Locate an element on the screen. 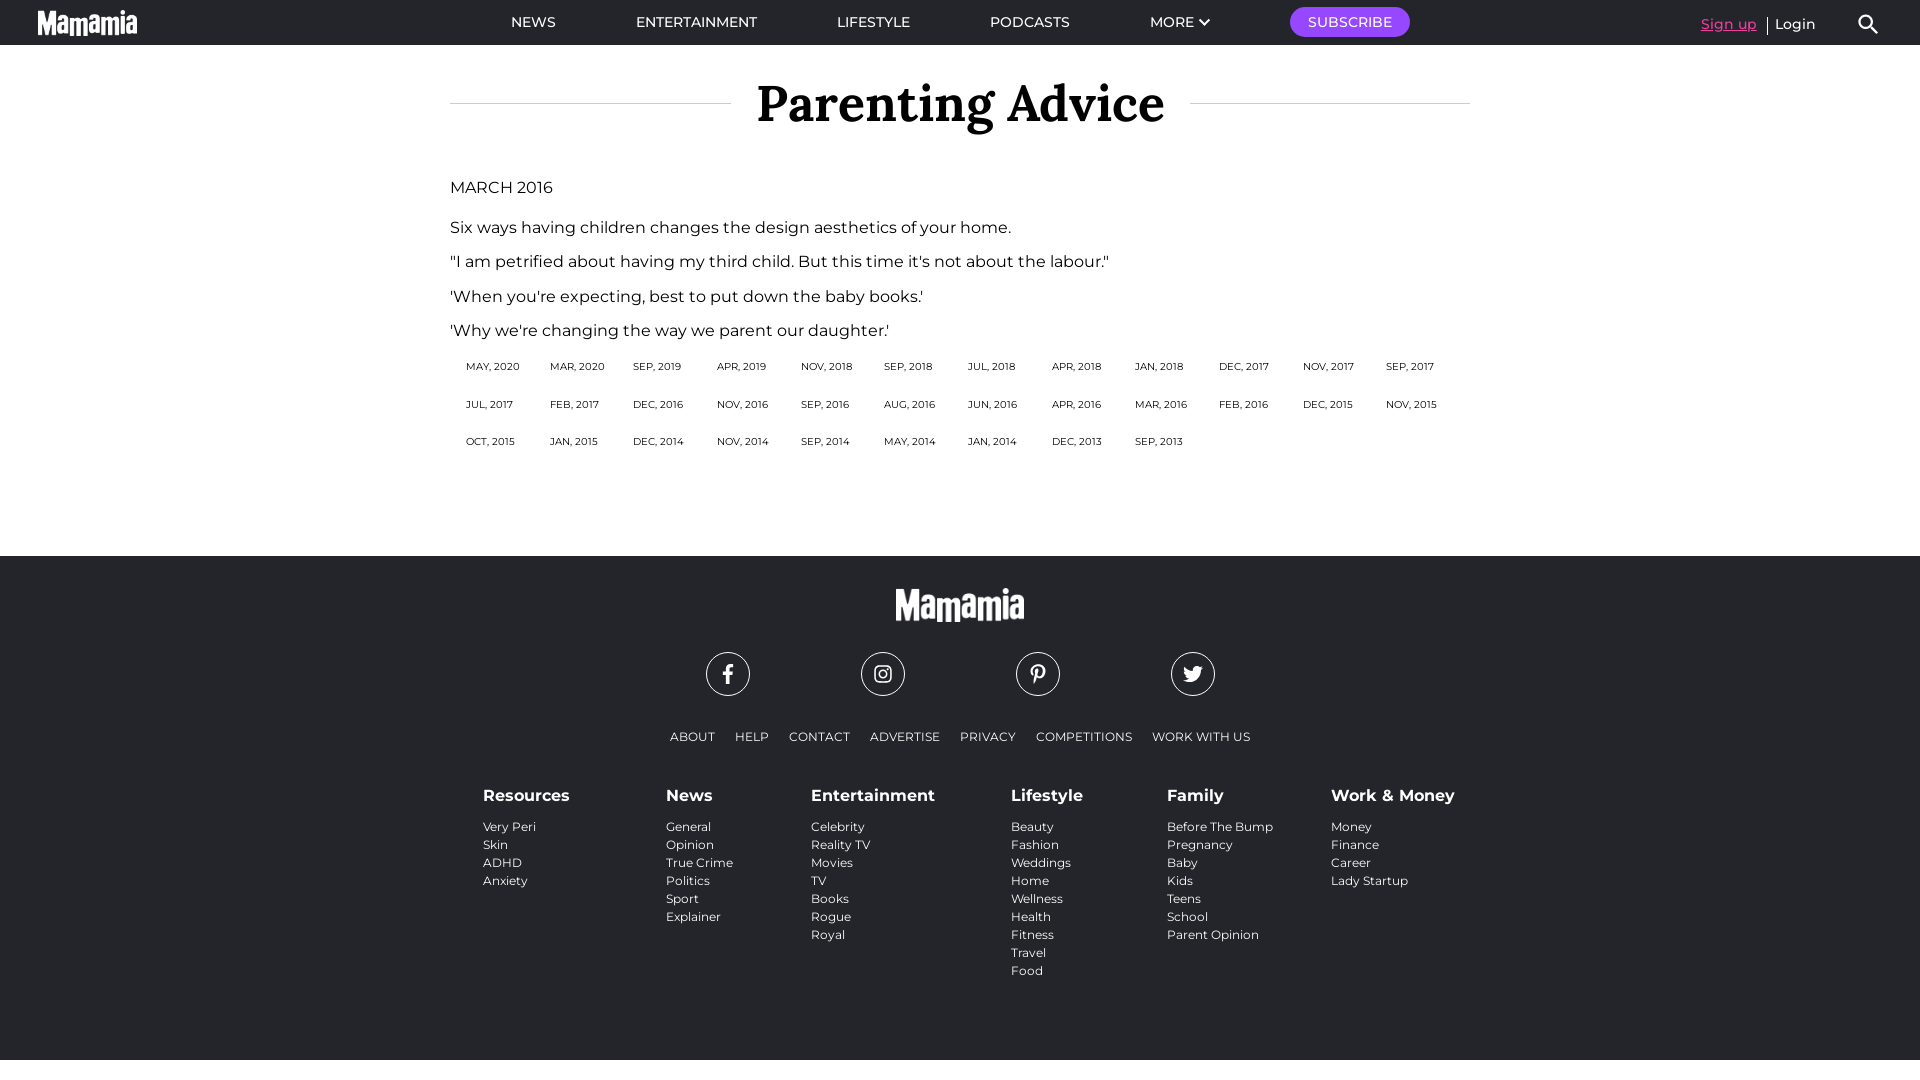 The width and height of the screenshot is (1920, 1080). 'Before The Bump' is located at coordinates (1218, 826).